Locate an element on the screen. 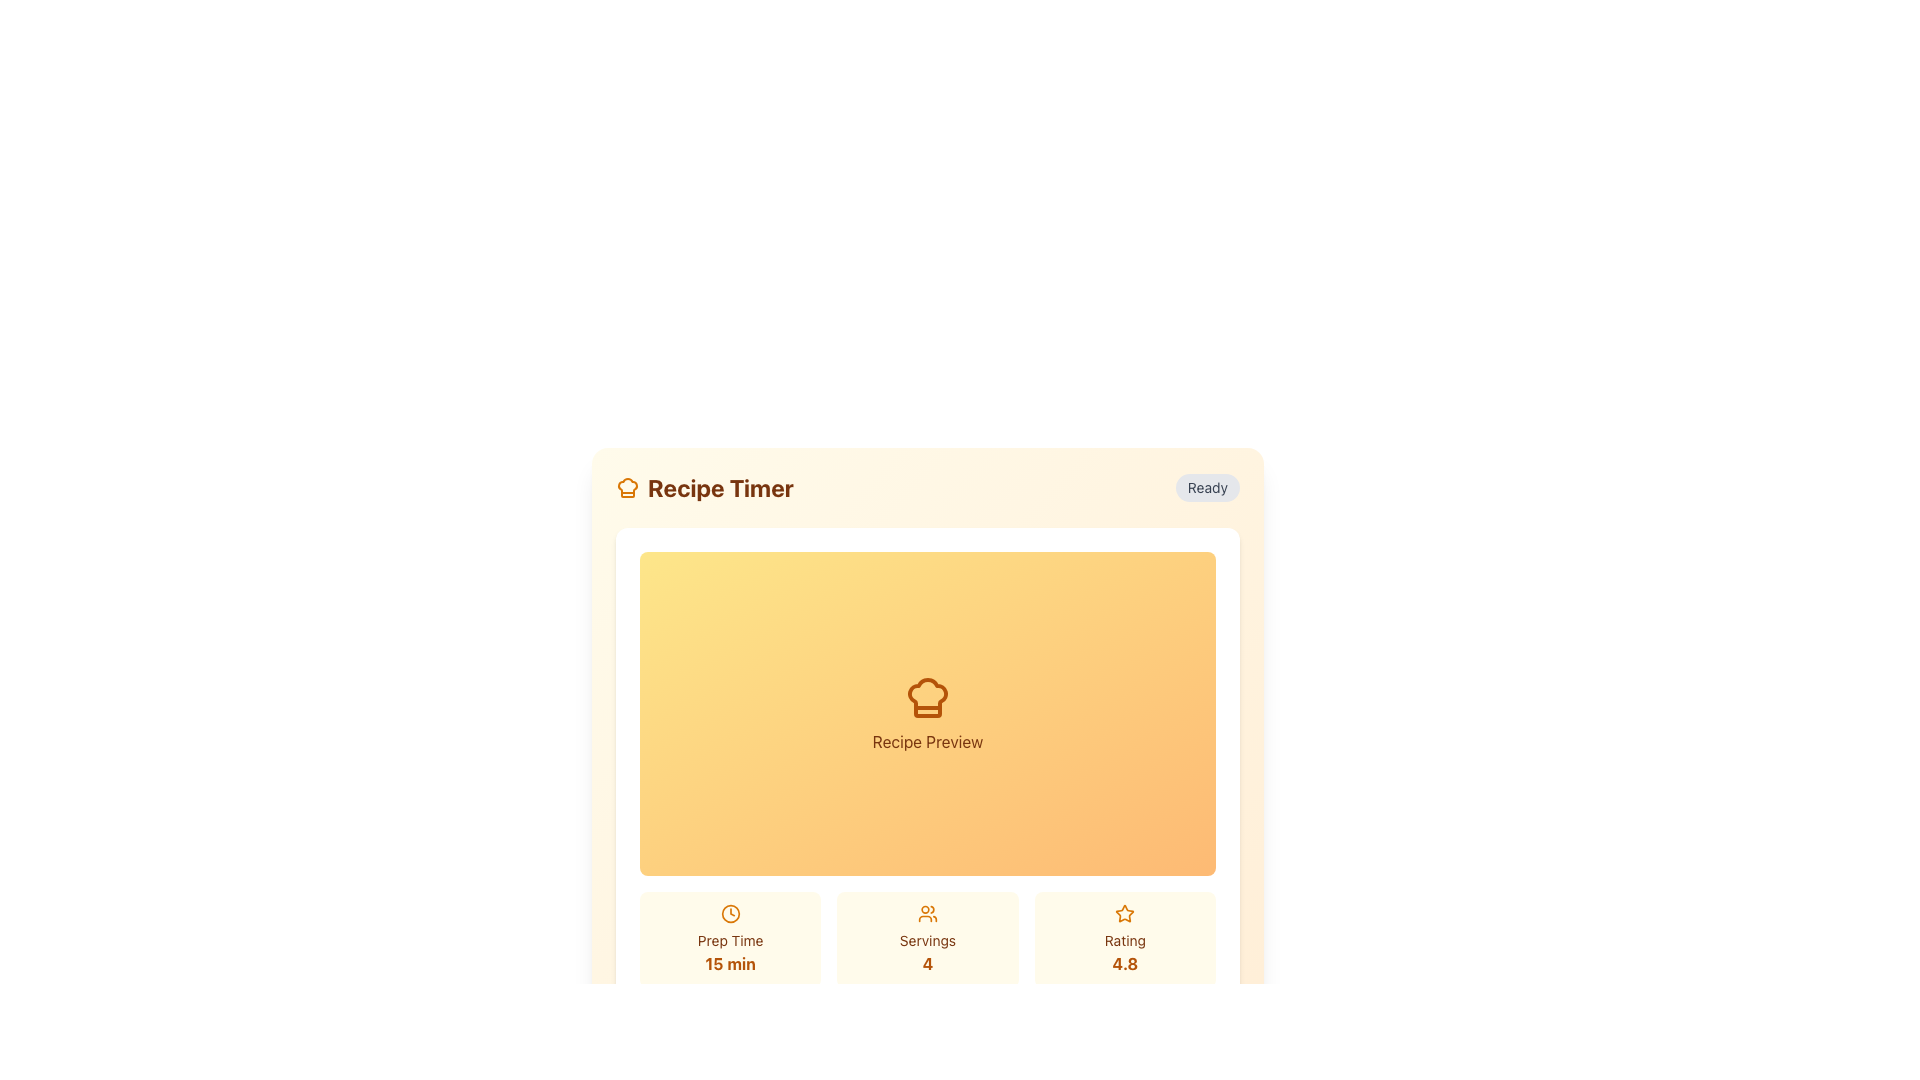  the inner circular part of the SVG clock icon, which represents the 'Prep Time' section of the recipe details is located at coordinates (729, 914).